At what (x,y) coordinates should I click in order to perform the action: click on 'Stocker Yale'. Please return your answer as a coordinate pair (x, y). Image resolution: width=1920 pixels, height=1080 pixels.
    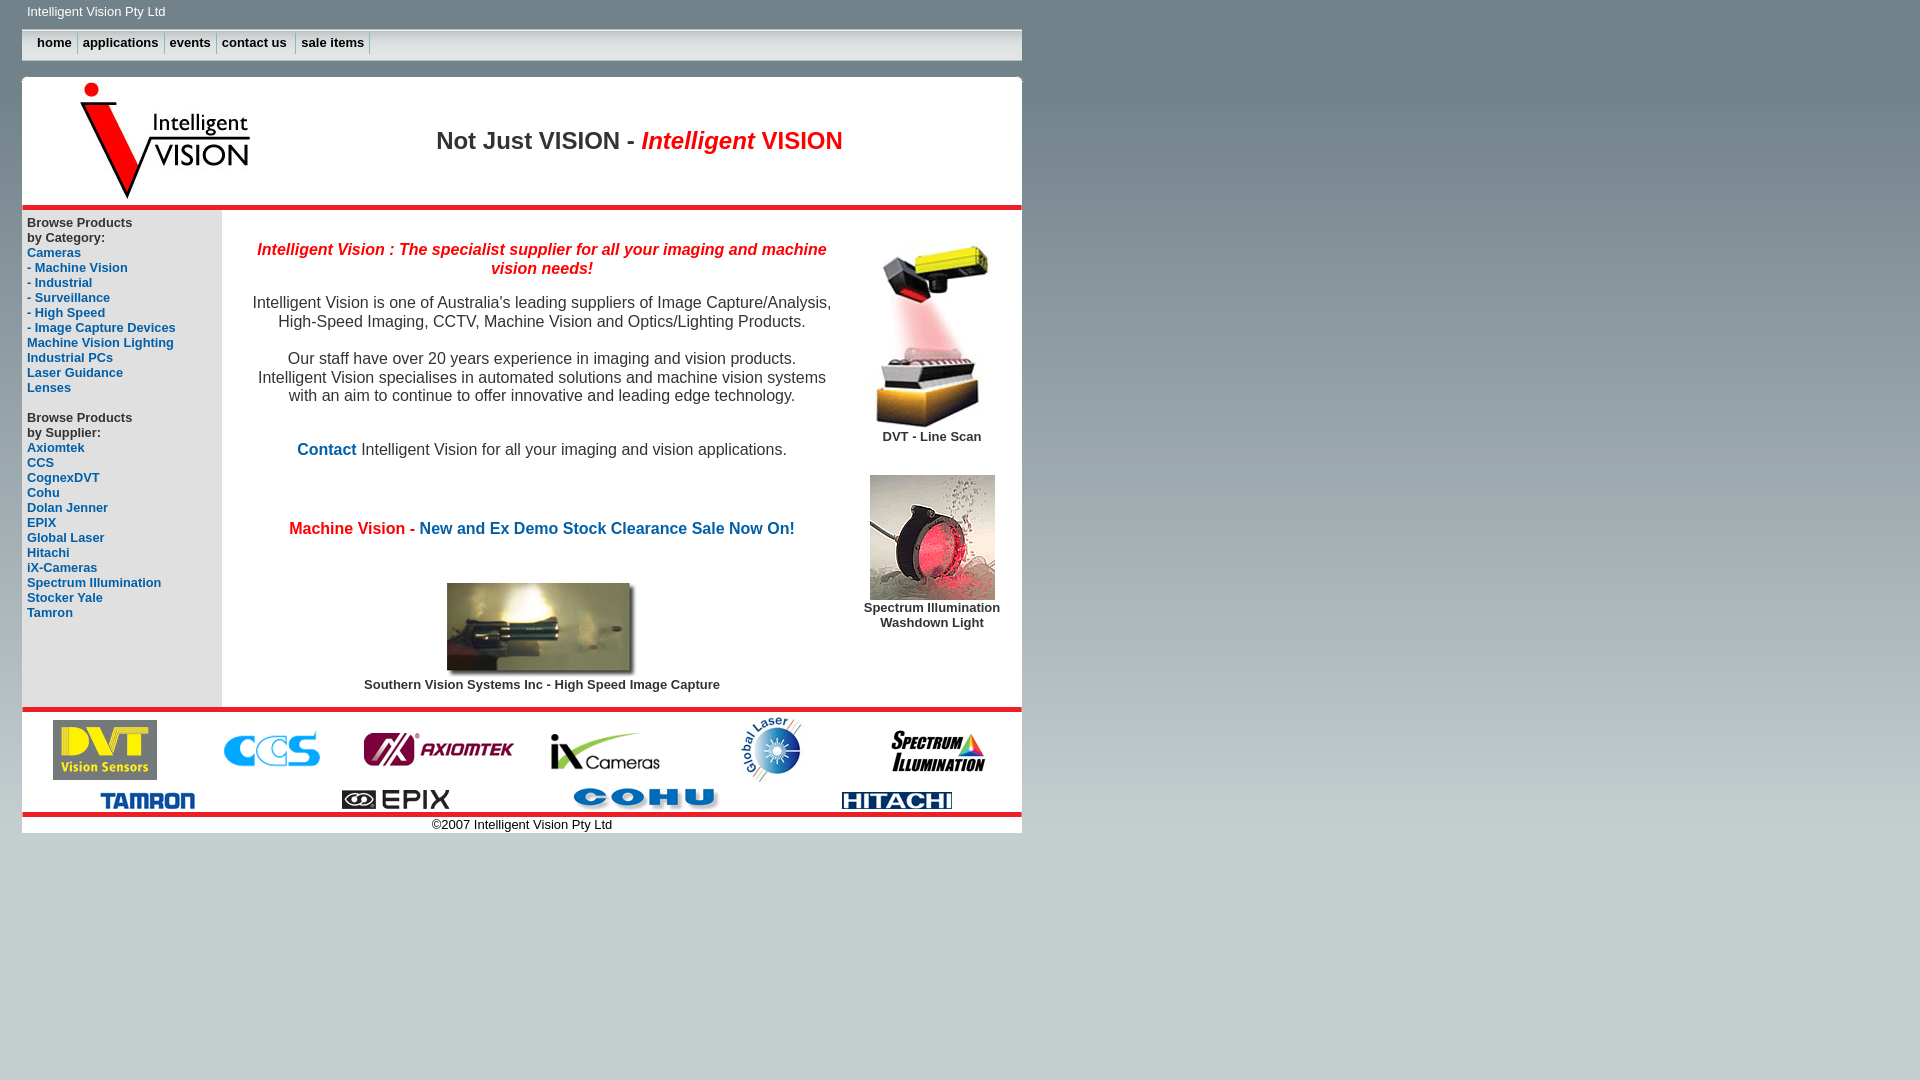
    Looking at the image, I should click on (65, 596).